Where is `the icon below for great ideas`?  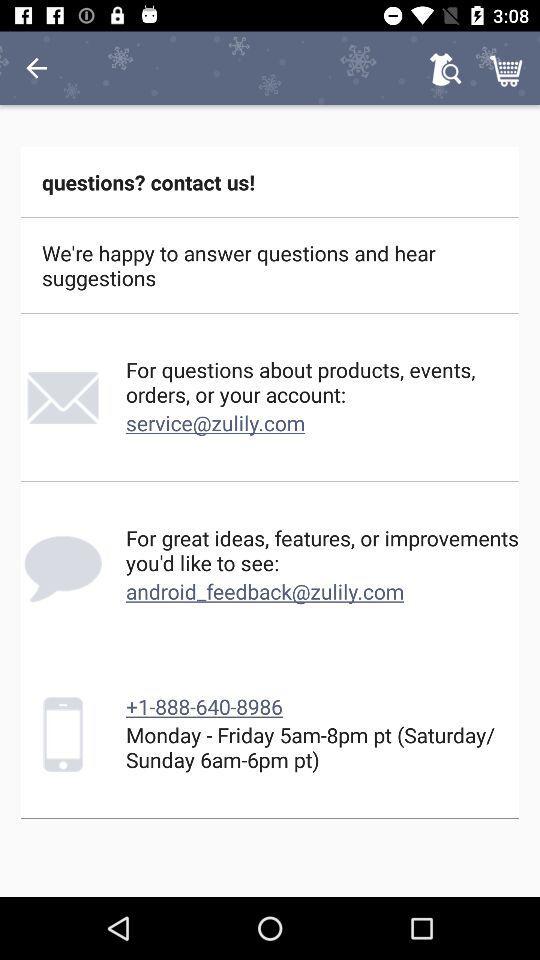
the icon below for great ideas is located at coordinates (265, 591).